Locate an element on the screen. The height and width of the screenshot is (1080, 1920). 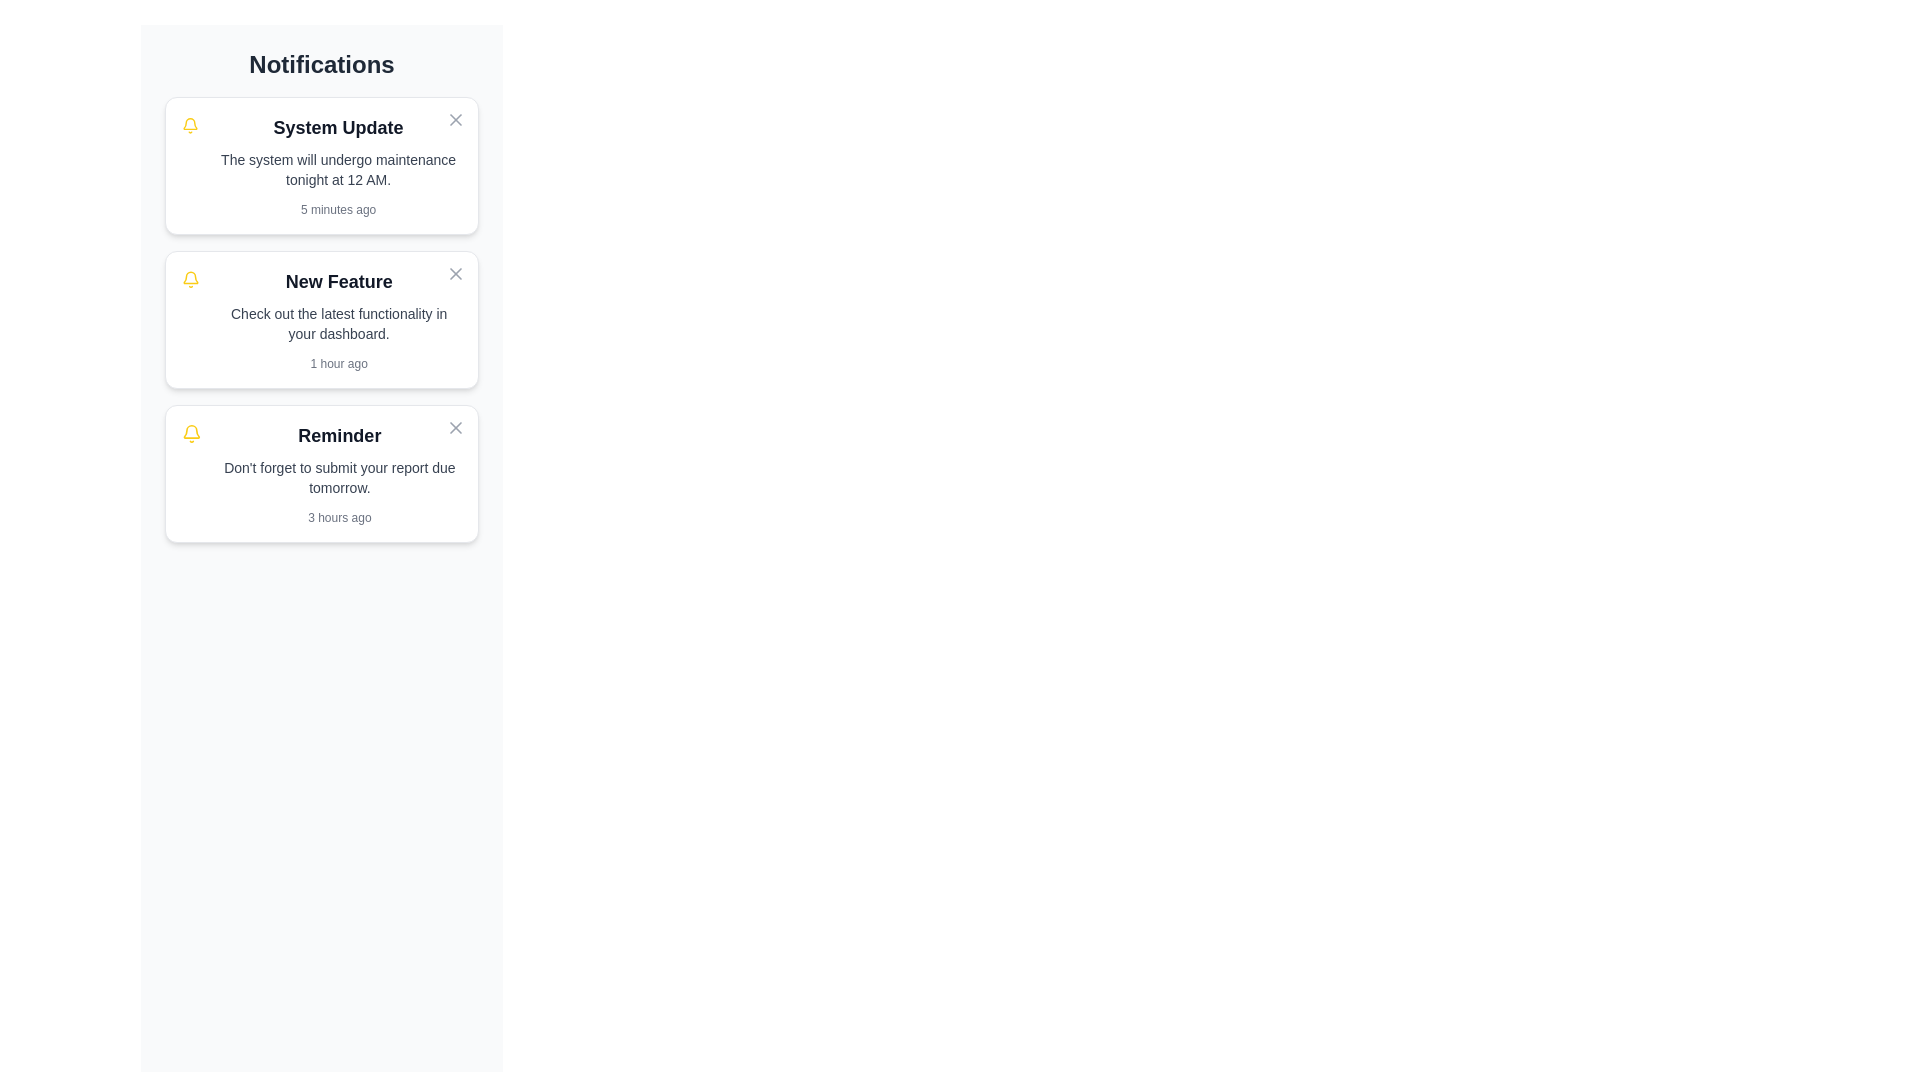
notification details from the Notification Card titled 'System Update', which contains a description about system maintenance and is located at the top of the notification list is located at coordinates (338, 164).